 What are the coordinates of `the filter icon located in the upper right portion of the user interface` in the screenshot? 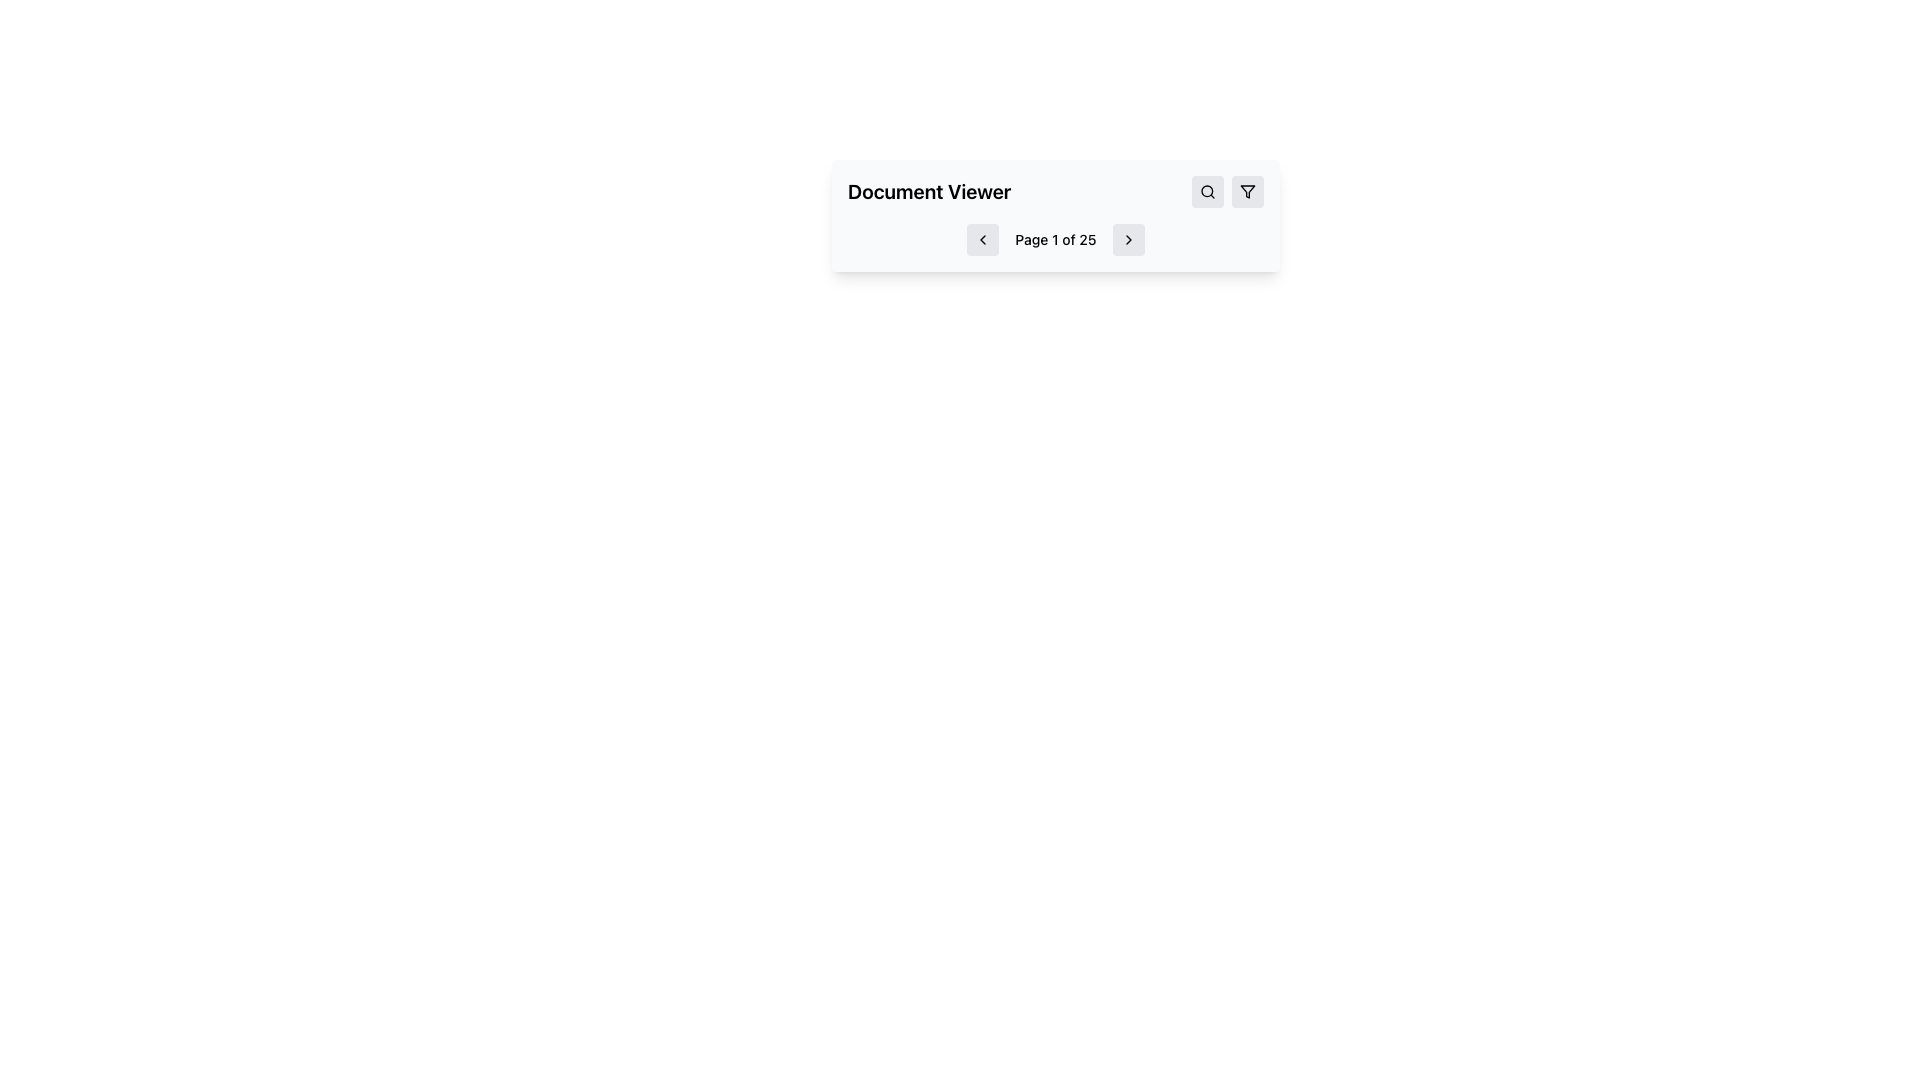 It's located at (1247, 192).